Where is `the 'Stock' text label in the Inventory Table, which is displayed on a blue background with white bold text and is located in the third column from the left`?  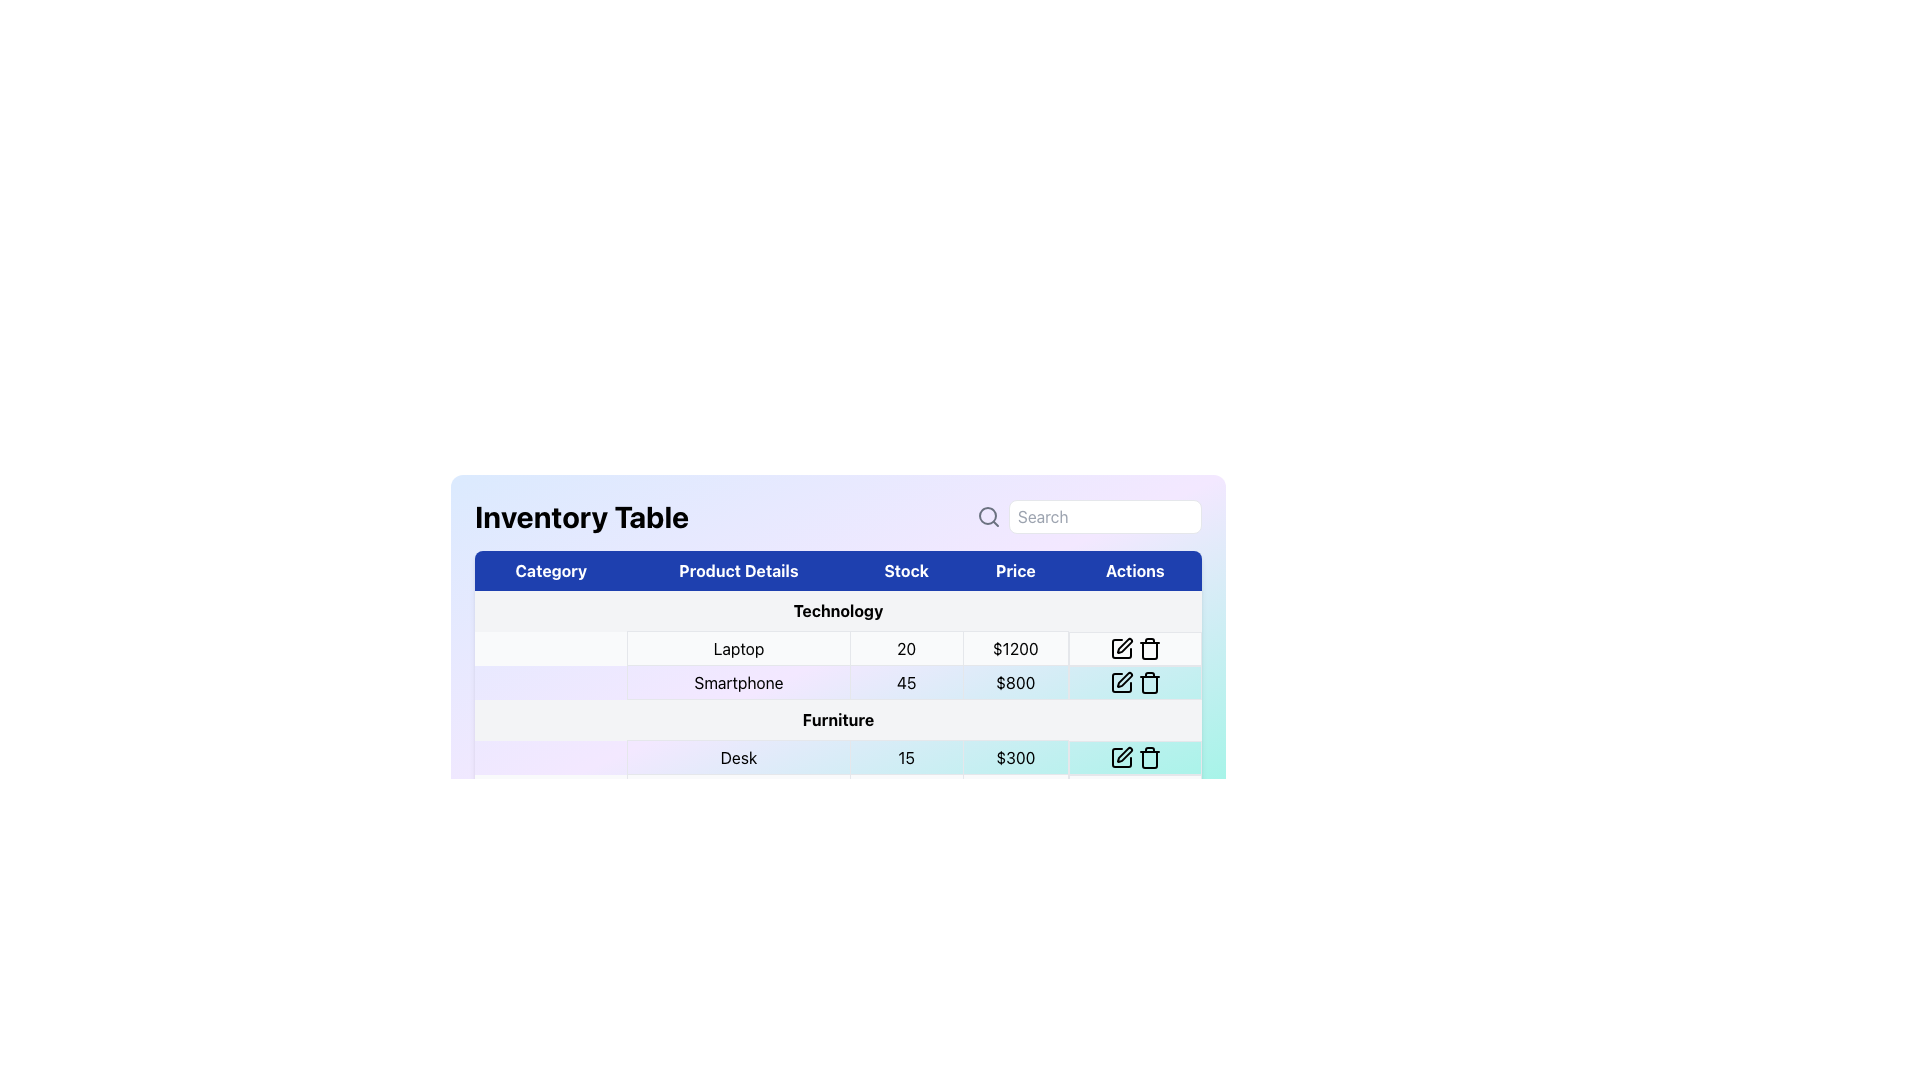
the 'Stock' text label in the Inventory Table, which is displayed on a blue background with white bold text and is located in the third column from the left is located at coordinates (905, 570).